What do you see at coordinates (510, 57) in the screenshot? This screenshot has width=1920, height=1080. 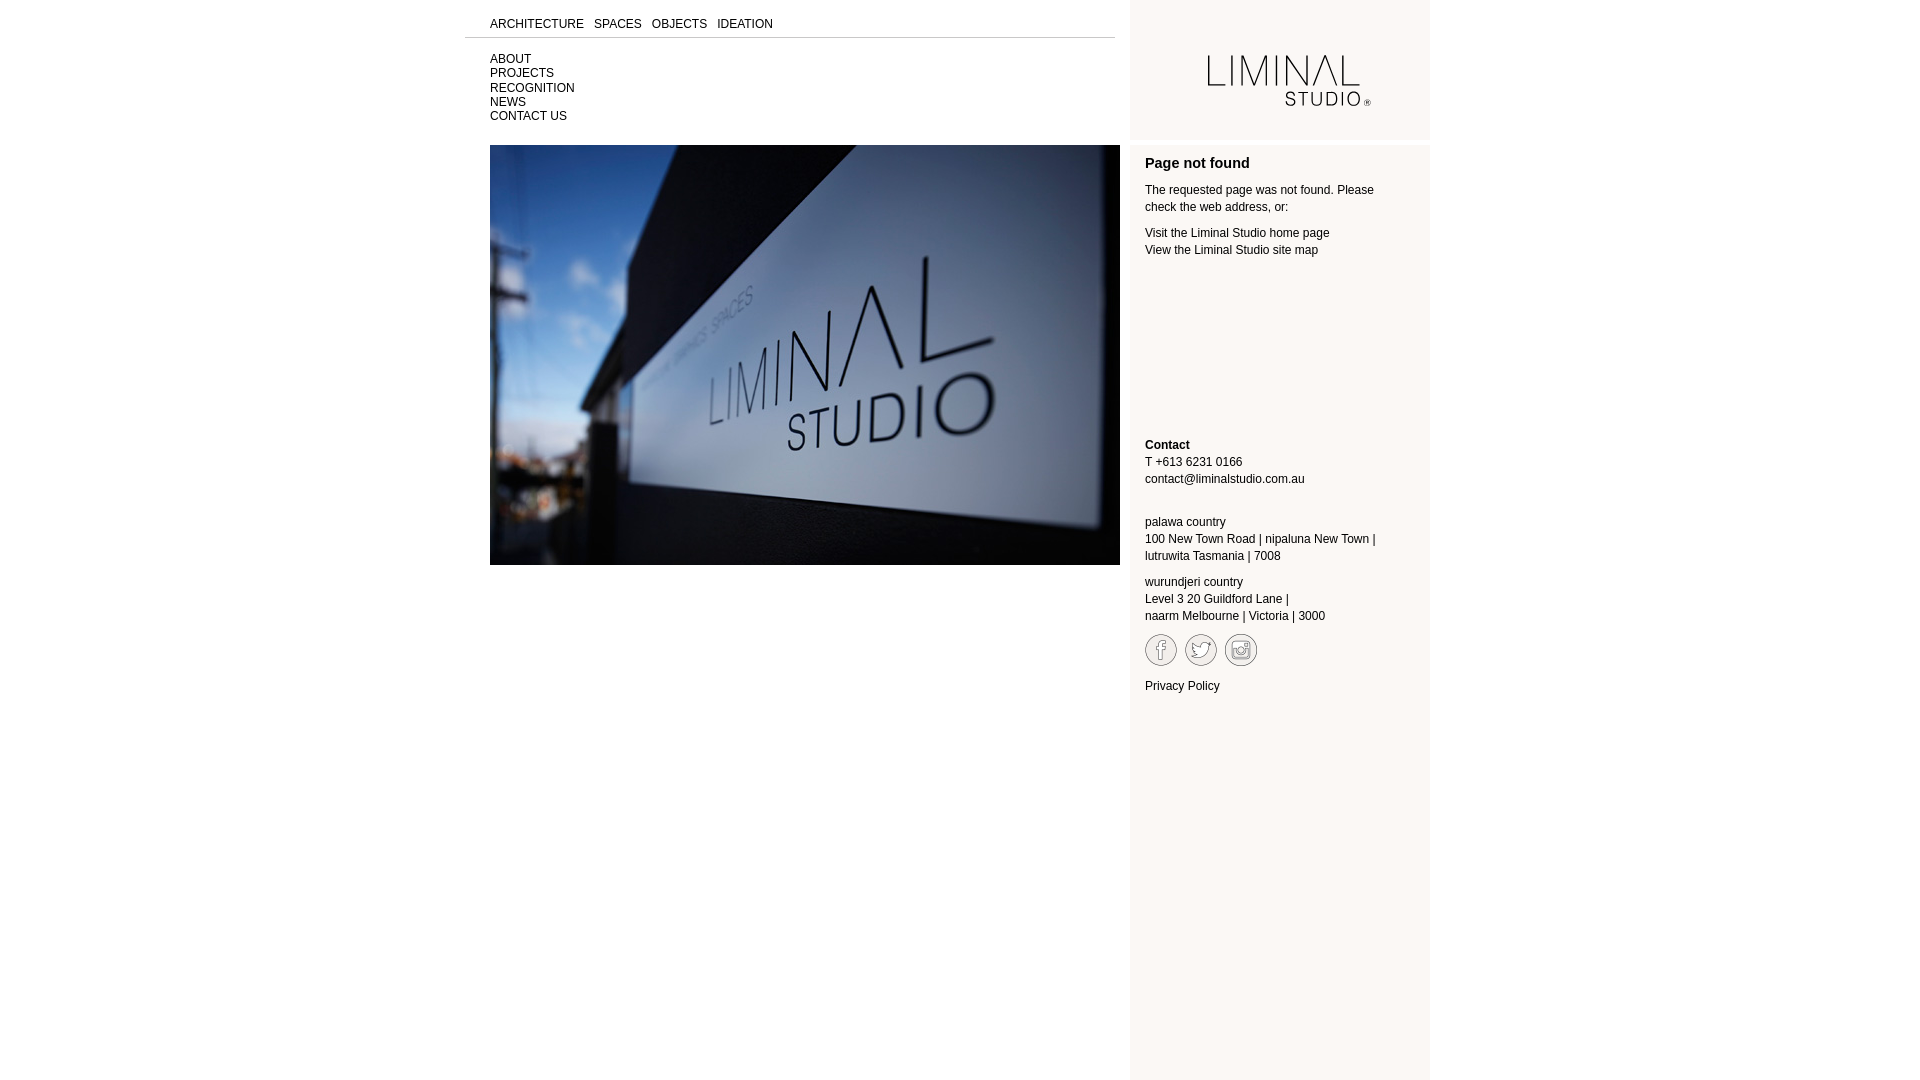 I see `'ABOUT'` at bounding box center [510, 57].